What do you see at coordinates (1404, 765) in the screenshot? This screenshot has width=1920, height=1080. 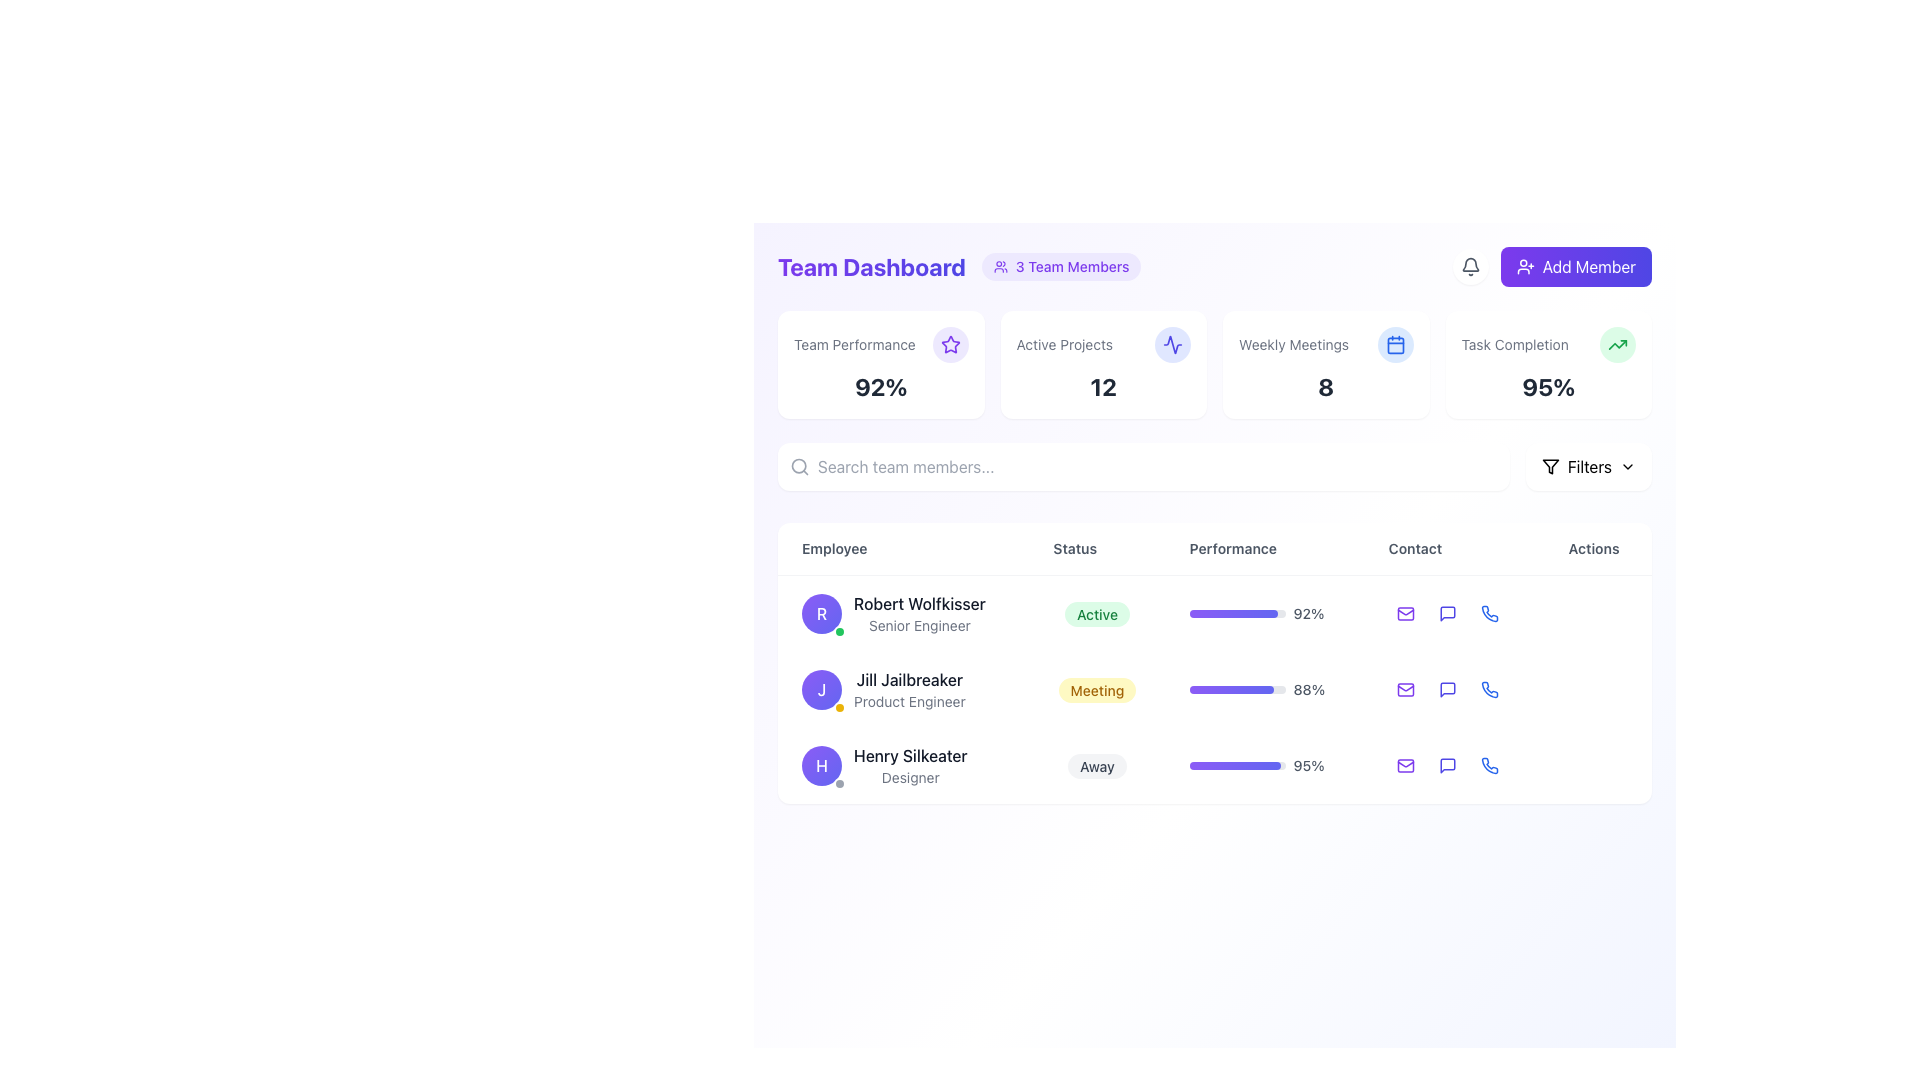 I see `the email button icon, which is violet and has rounded corners, located in the 'Actions' column for the last entry labeled 'Henry Silkeater.'` at bounding box center [1404, 765].